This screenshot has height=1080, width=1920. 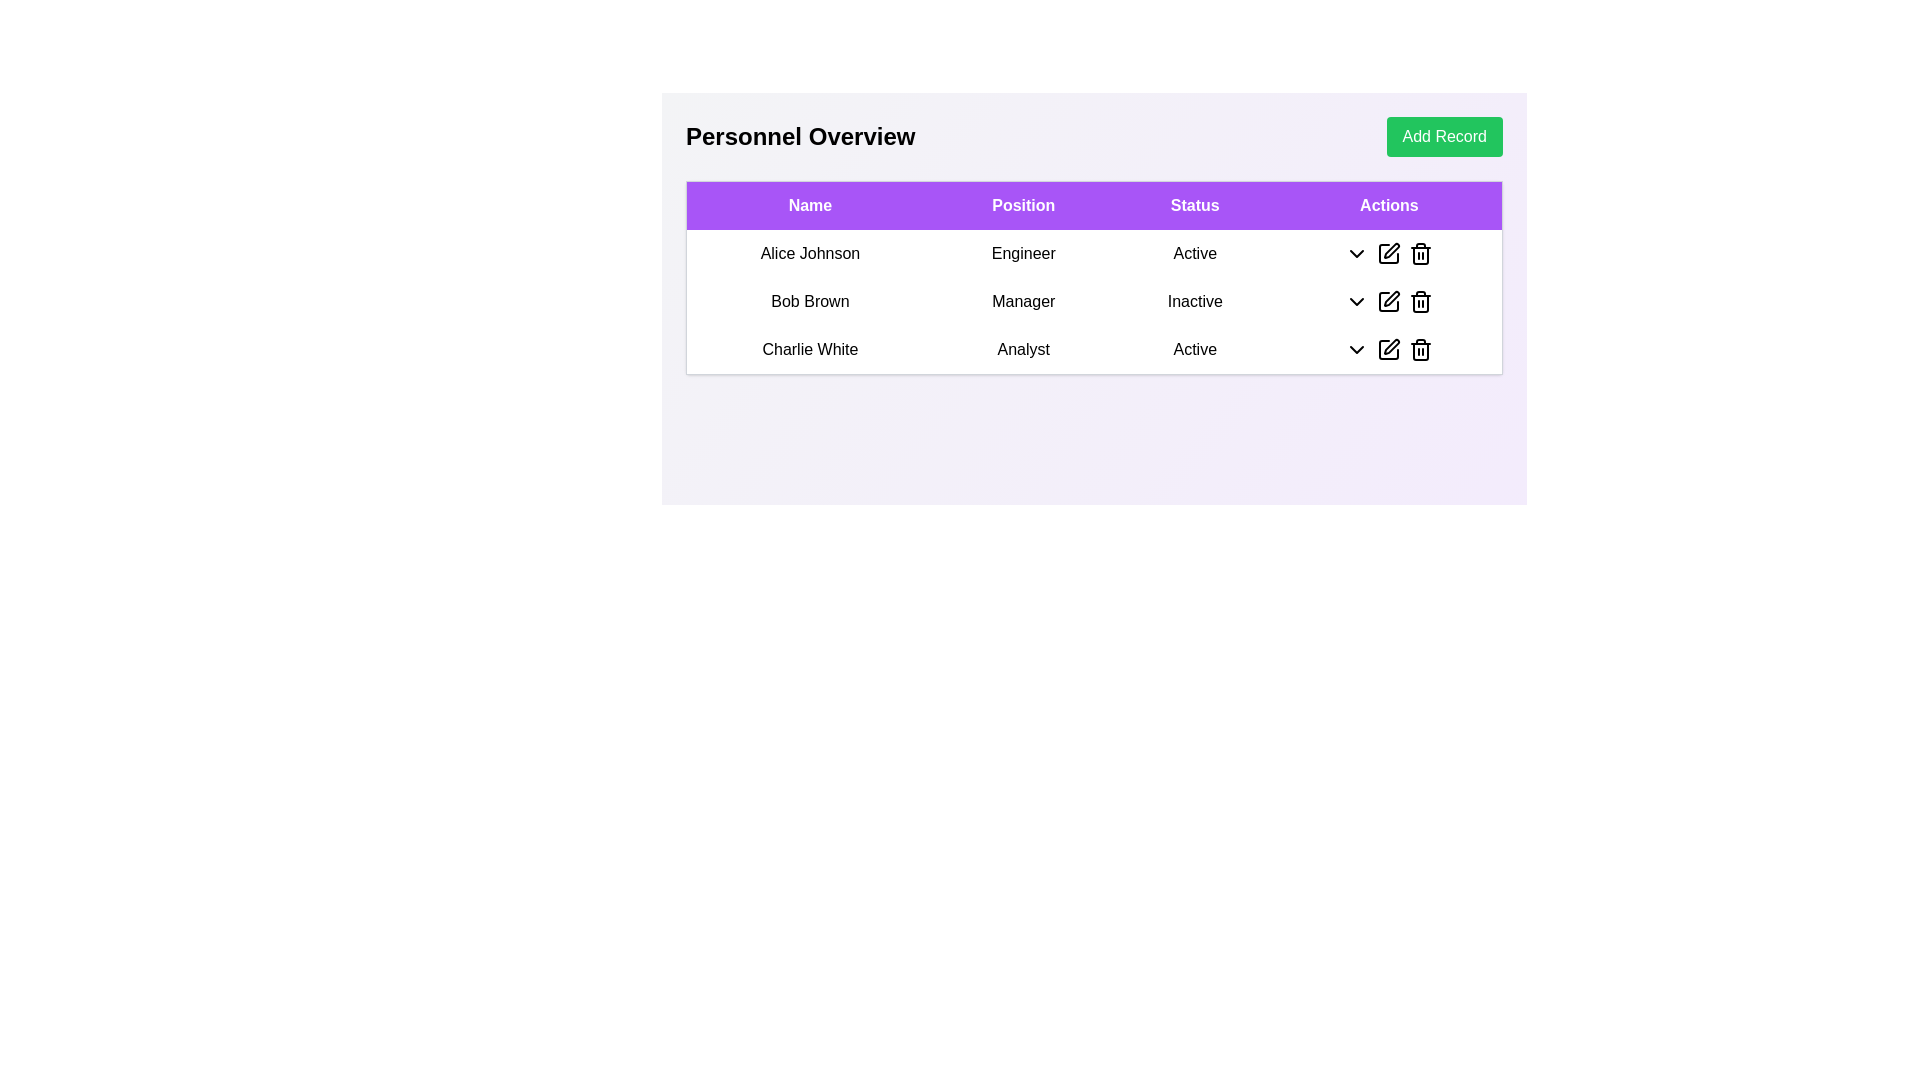 What do you see at coordinates (1420, 349) in the screenshot?
I see `the trash bin icon located in the bottom-right corner of the table under the 'Actions' column for the row labeled 'Charlie White'` at bounding box center [1420, 349].